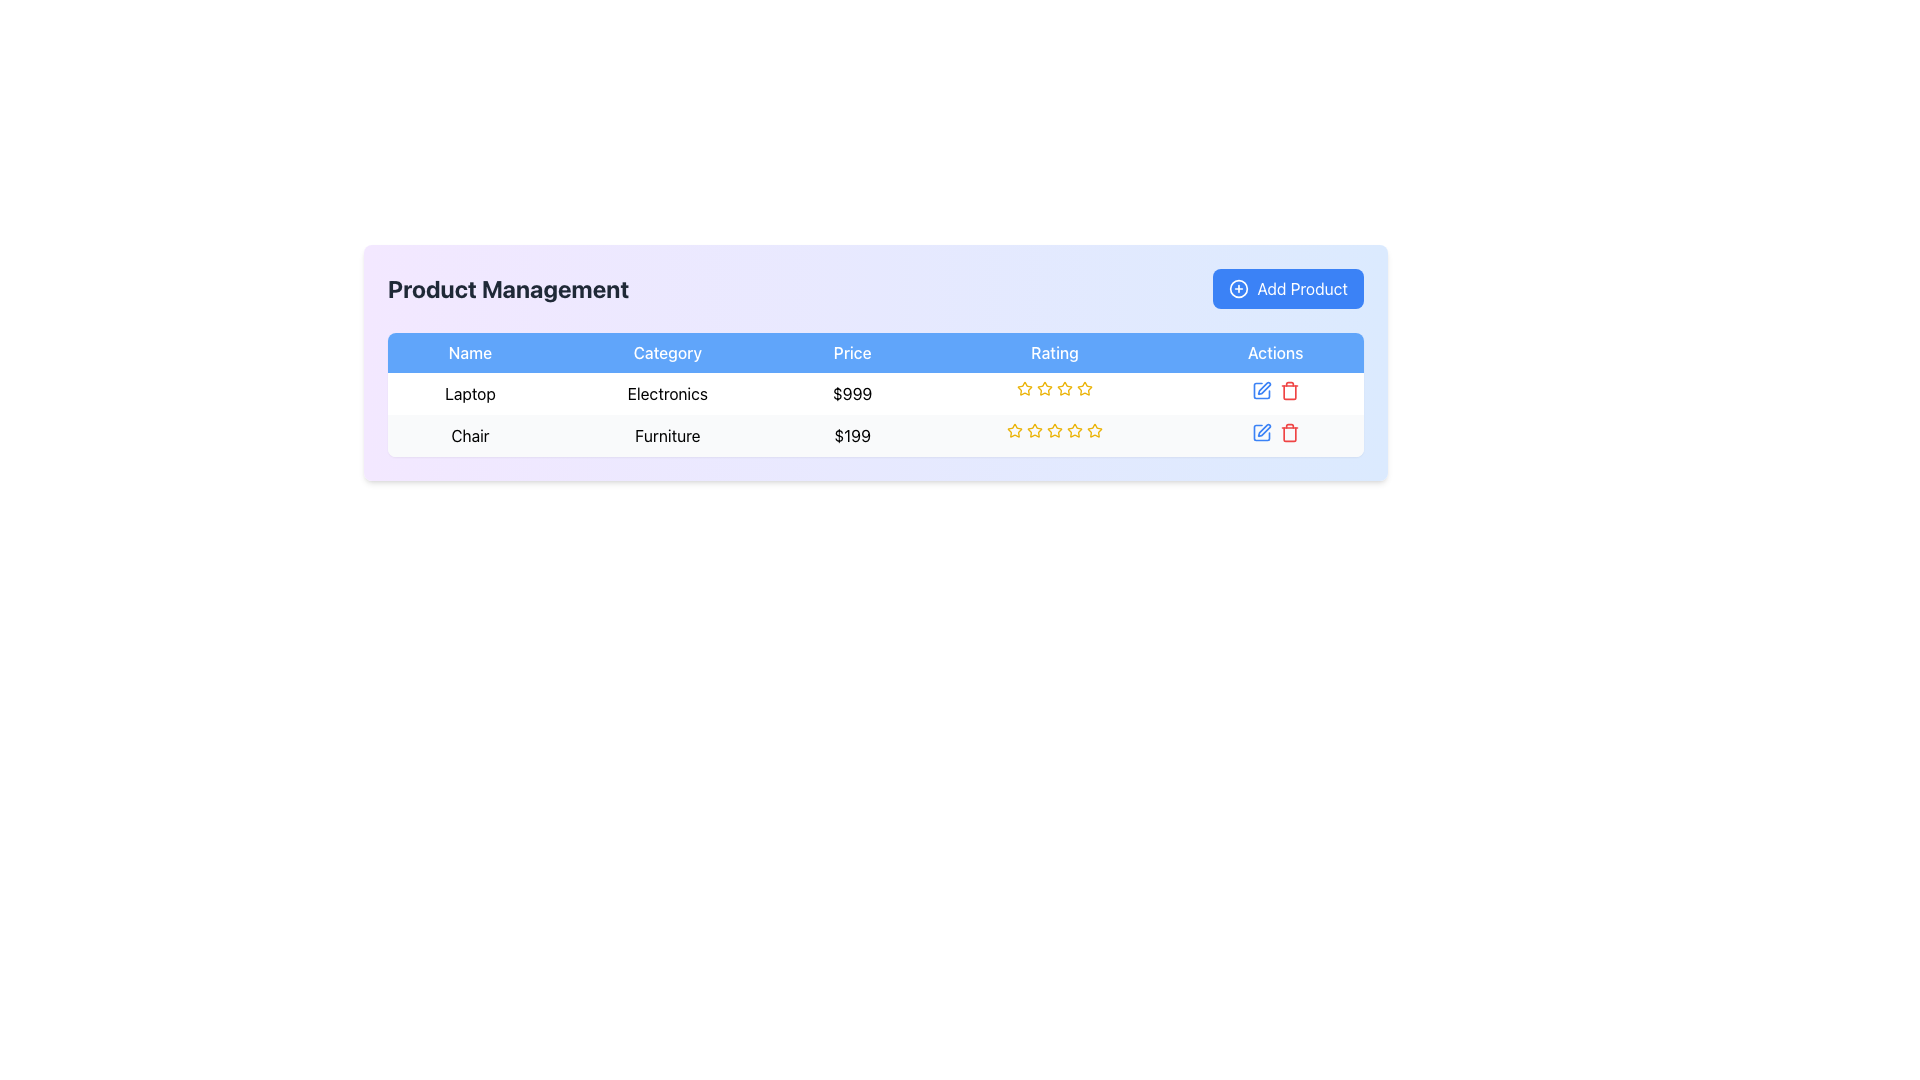  Describe the element at coordinates (1074, 429) in the screenshot. I see `the fourth star in the rating column of the second row in the table to rate the product` at that location.